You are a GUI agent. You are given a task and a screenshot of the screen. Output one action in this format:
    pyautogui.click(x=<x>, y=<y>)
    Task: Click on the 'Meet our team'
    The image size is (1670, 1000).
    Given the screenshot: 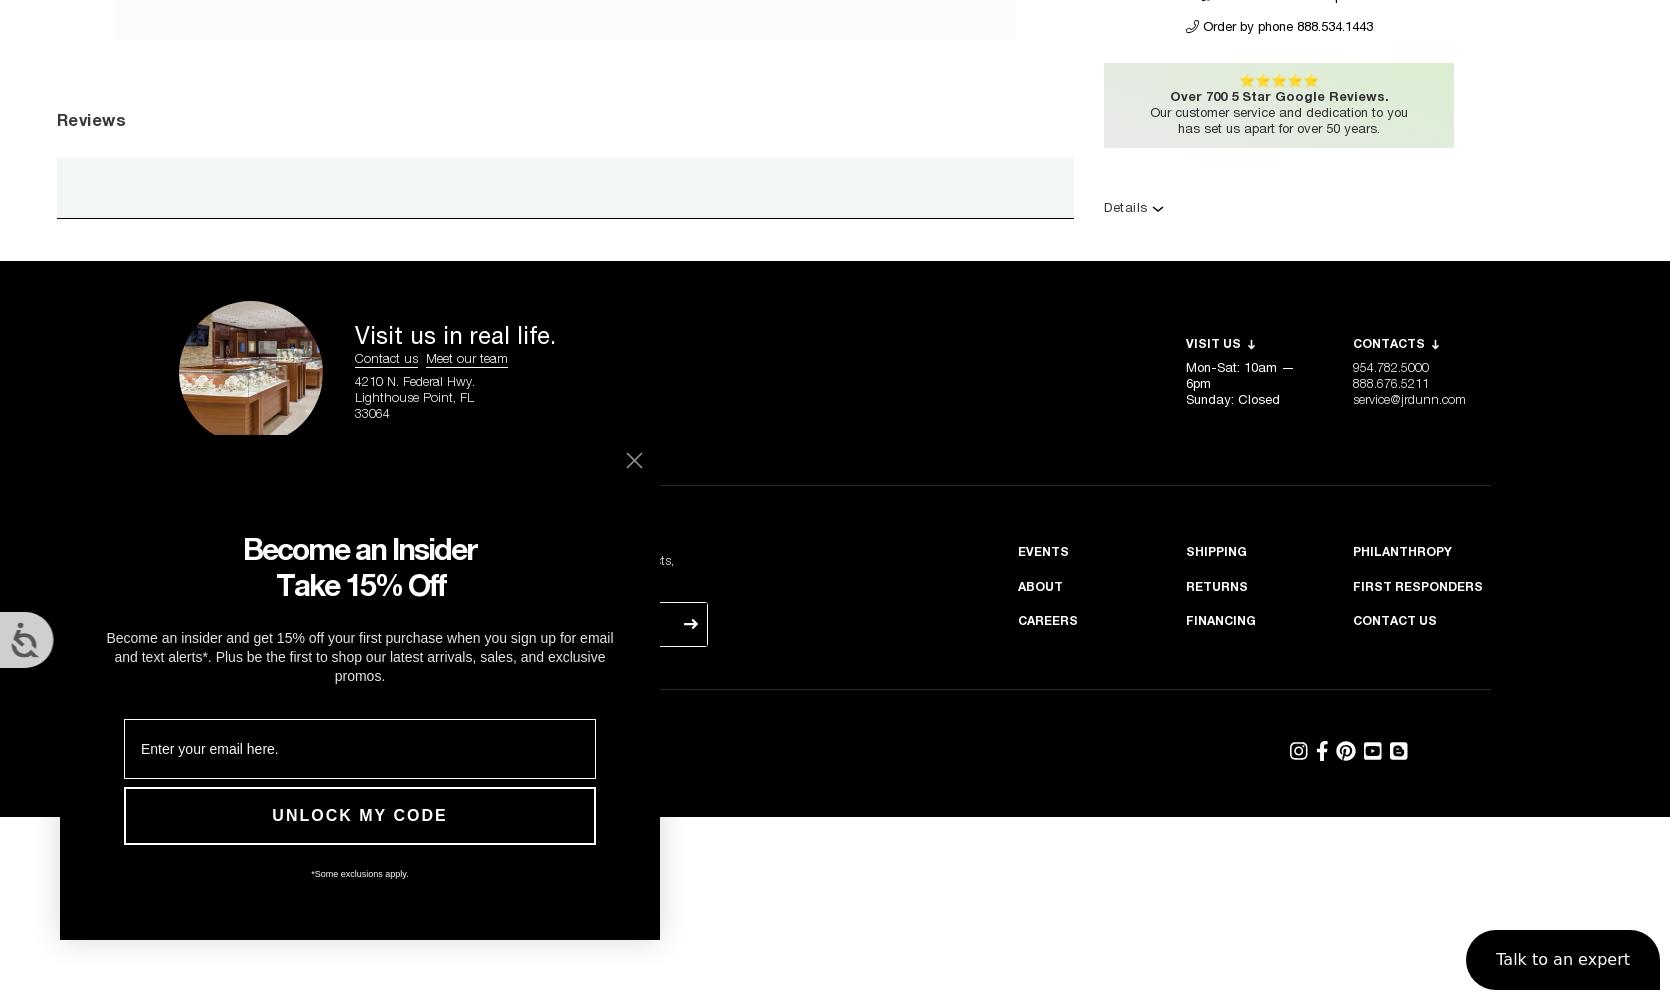 What is the action you would take?
    pyautogui.click(x=465, y=358)
    